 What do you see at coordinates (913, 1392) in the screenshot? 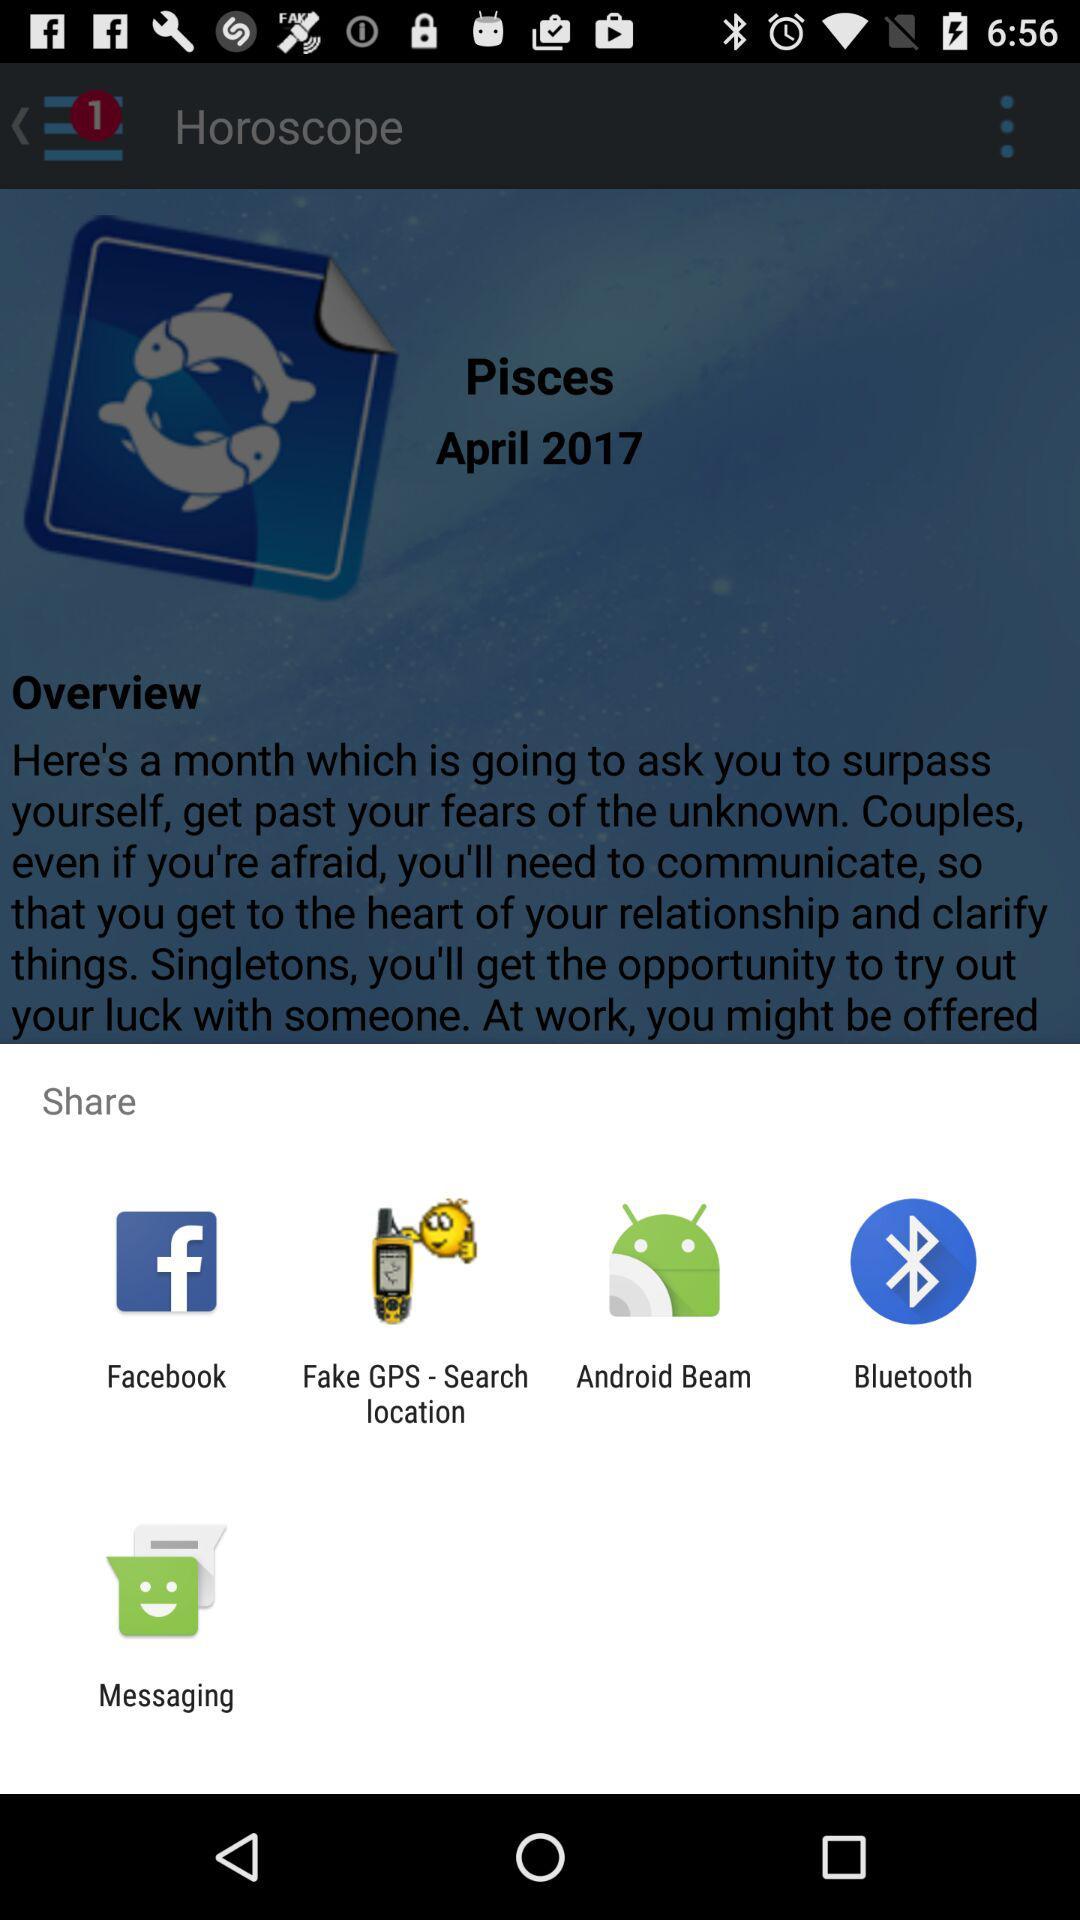
I see `bluetooth` at bounding box center [913, 1392].